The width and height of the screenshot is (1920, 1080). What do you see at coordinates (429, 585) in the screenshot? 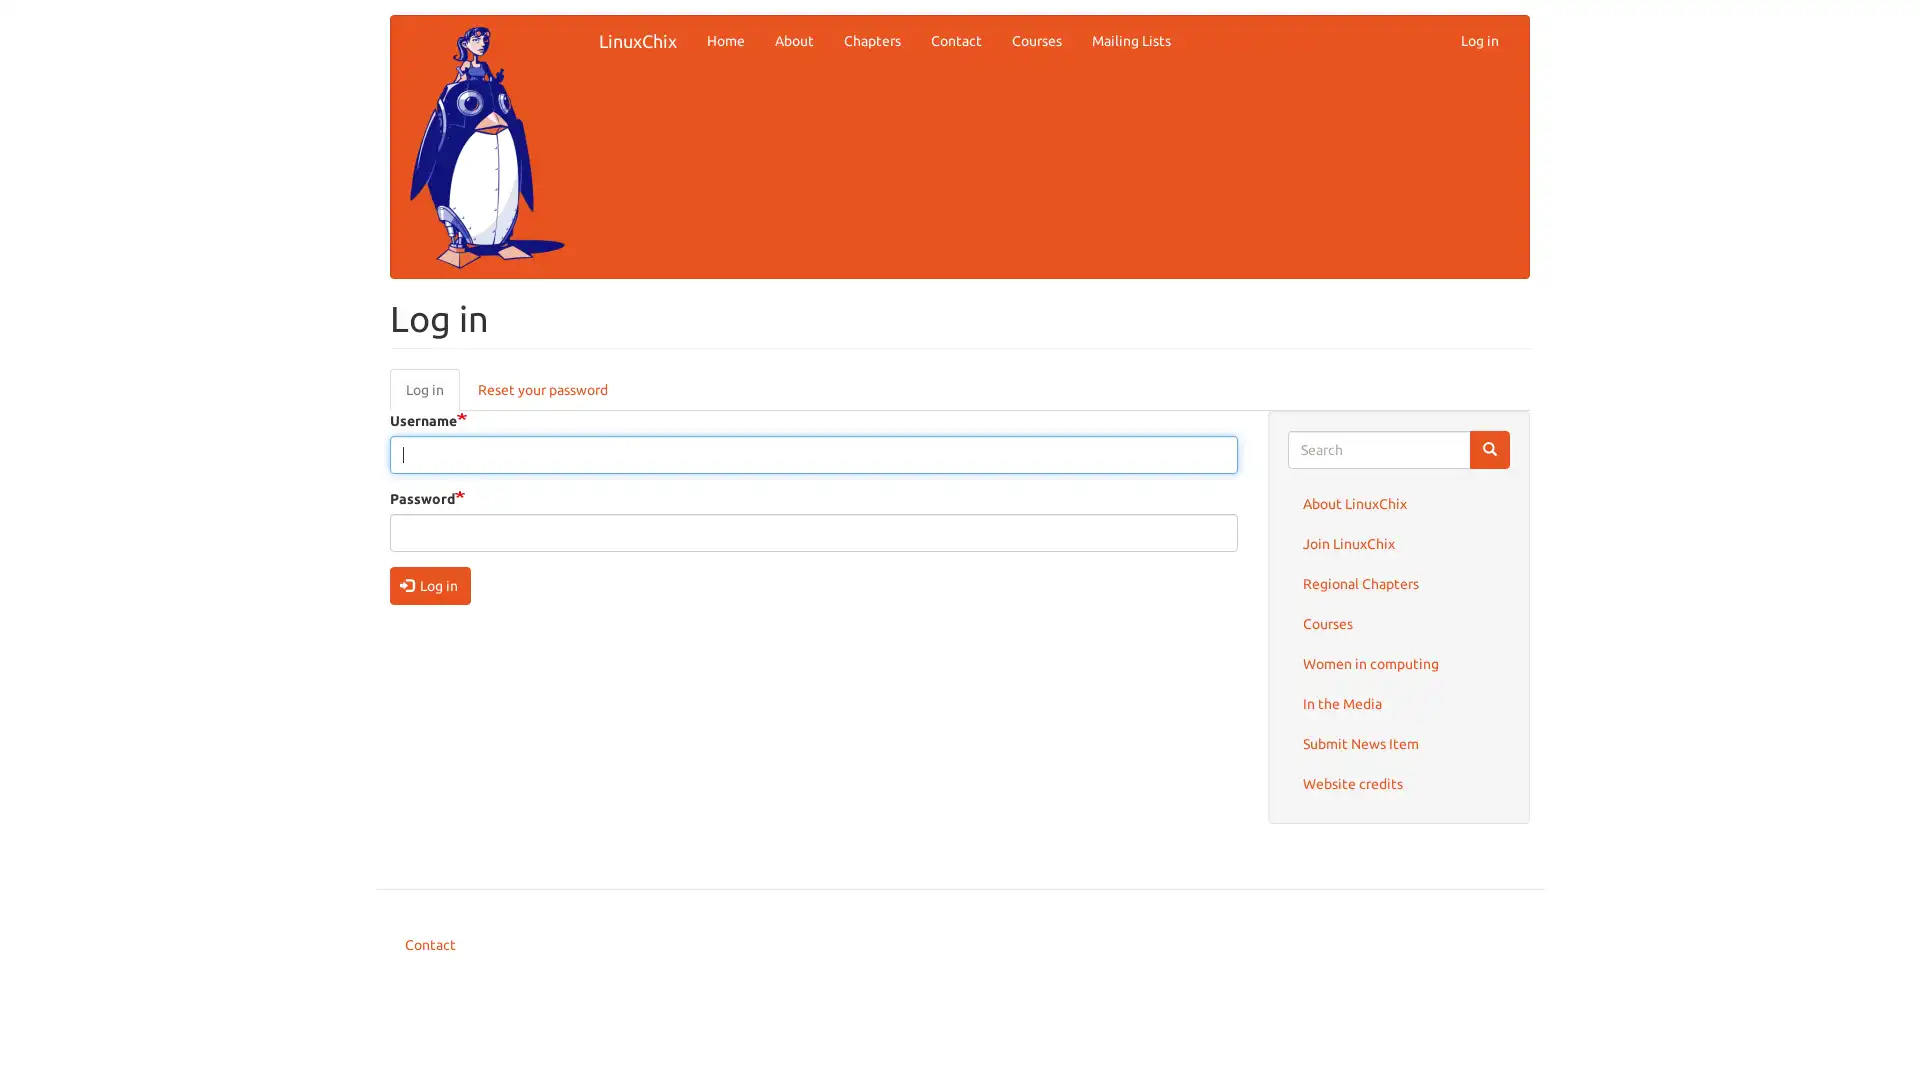
I see `Log in` at bounding box center [429, 585].